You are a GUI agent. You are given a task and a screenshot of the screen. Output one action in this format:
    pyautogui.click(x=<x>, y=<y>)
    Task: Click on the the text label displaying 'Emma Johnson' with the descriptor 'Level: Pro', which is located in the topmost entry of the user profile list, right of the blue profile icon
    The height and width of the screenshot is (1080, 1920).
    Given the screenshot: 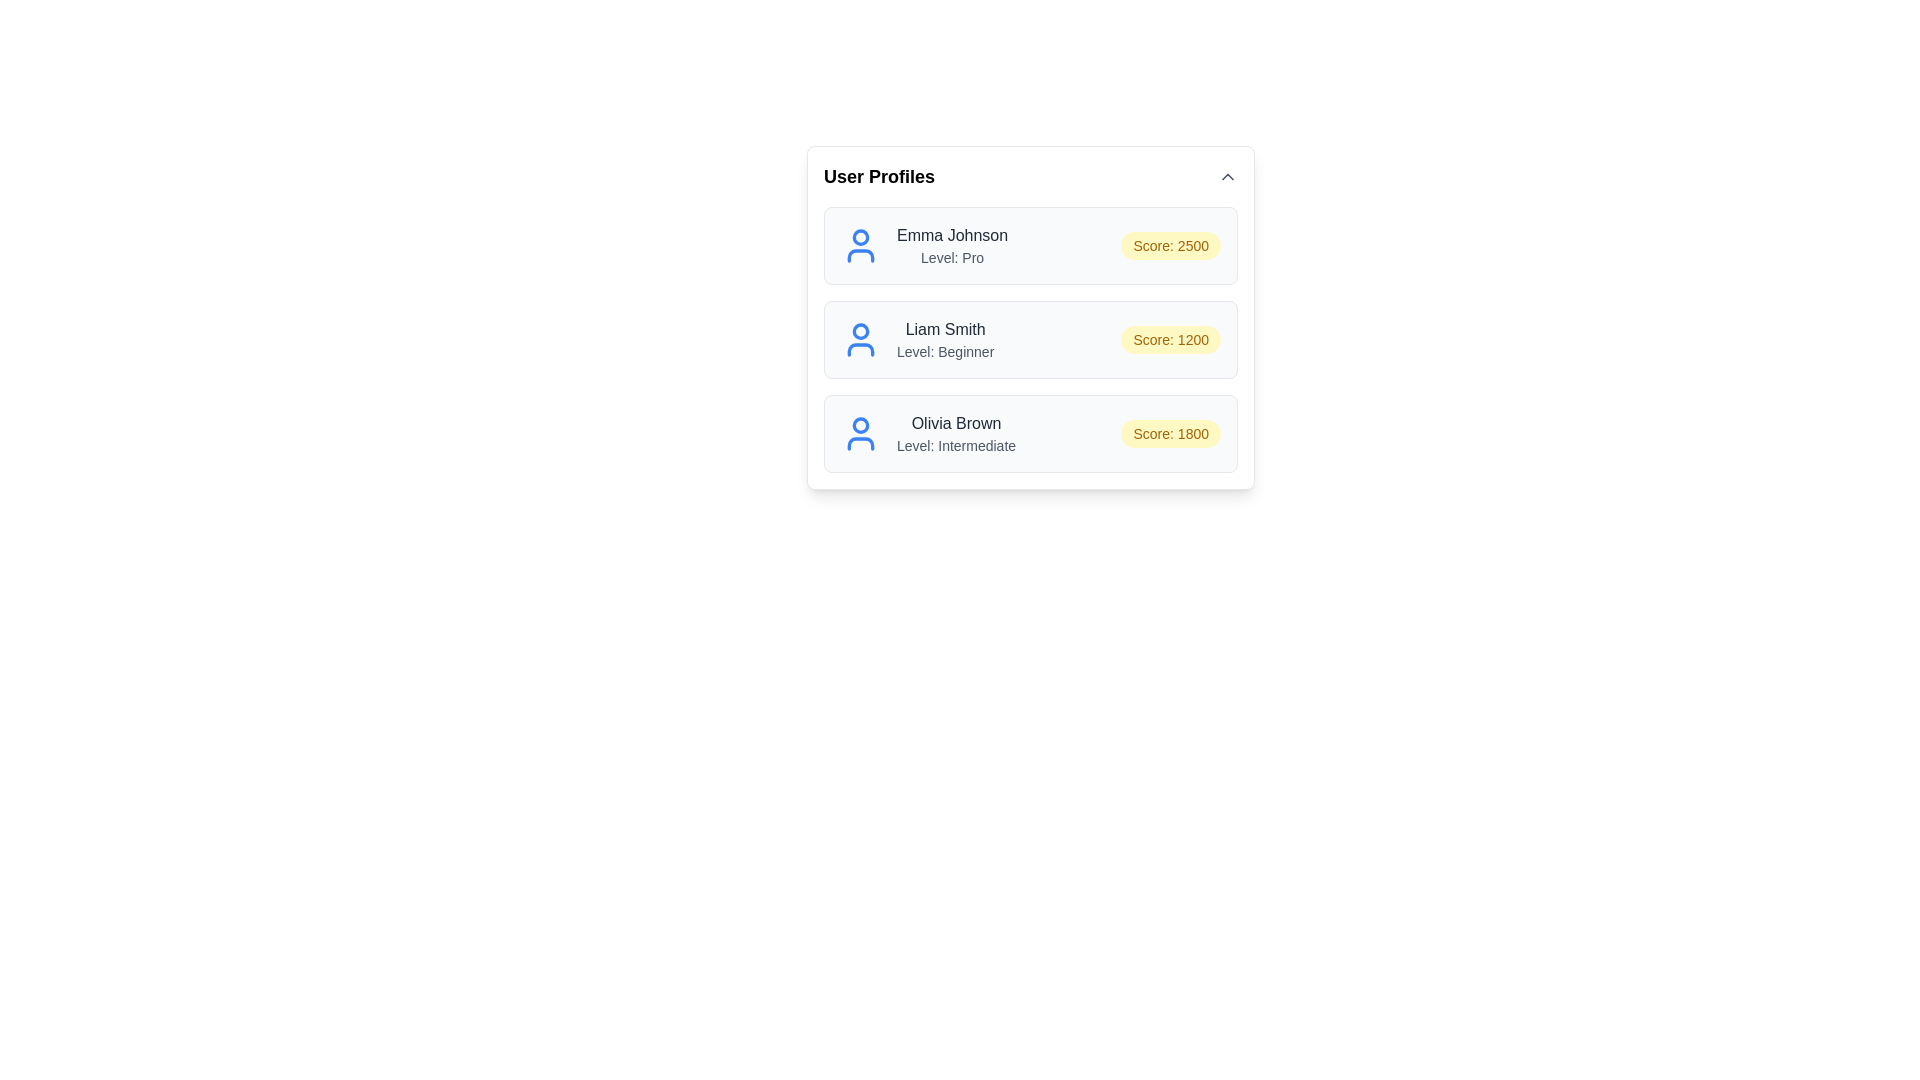 What is the action you would take?
    pyautogui.click(x=951, y=245)
    